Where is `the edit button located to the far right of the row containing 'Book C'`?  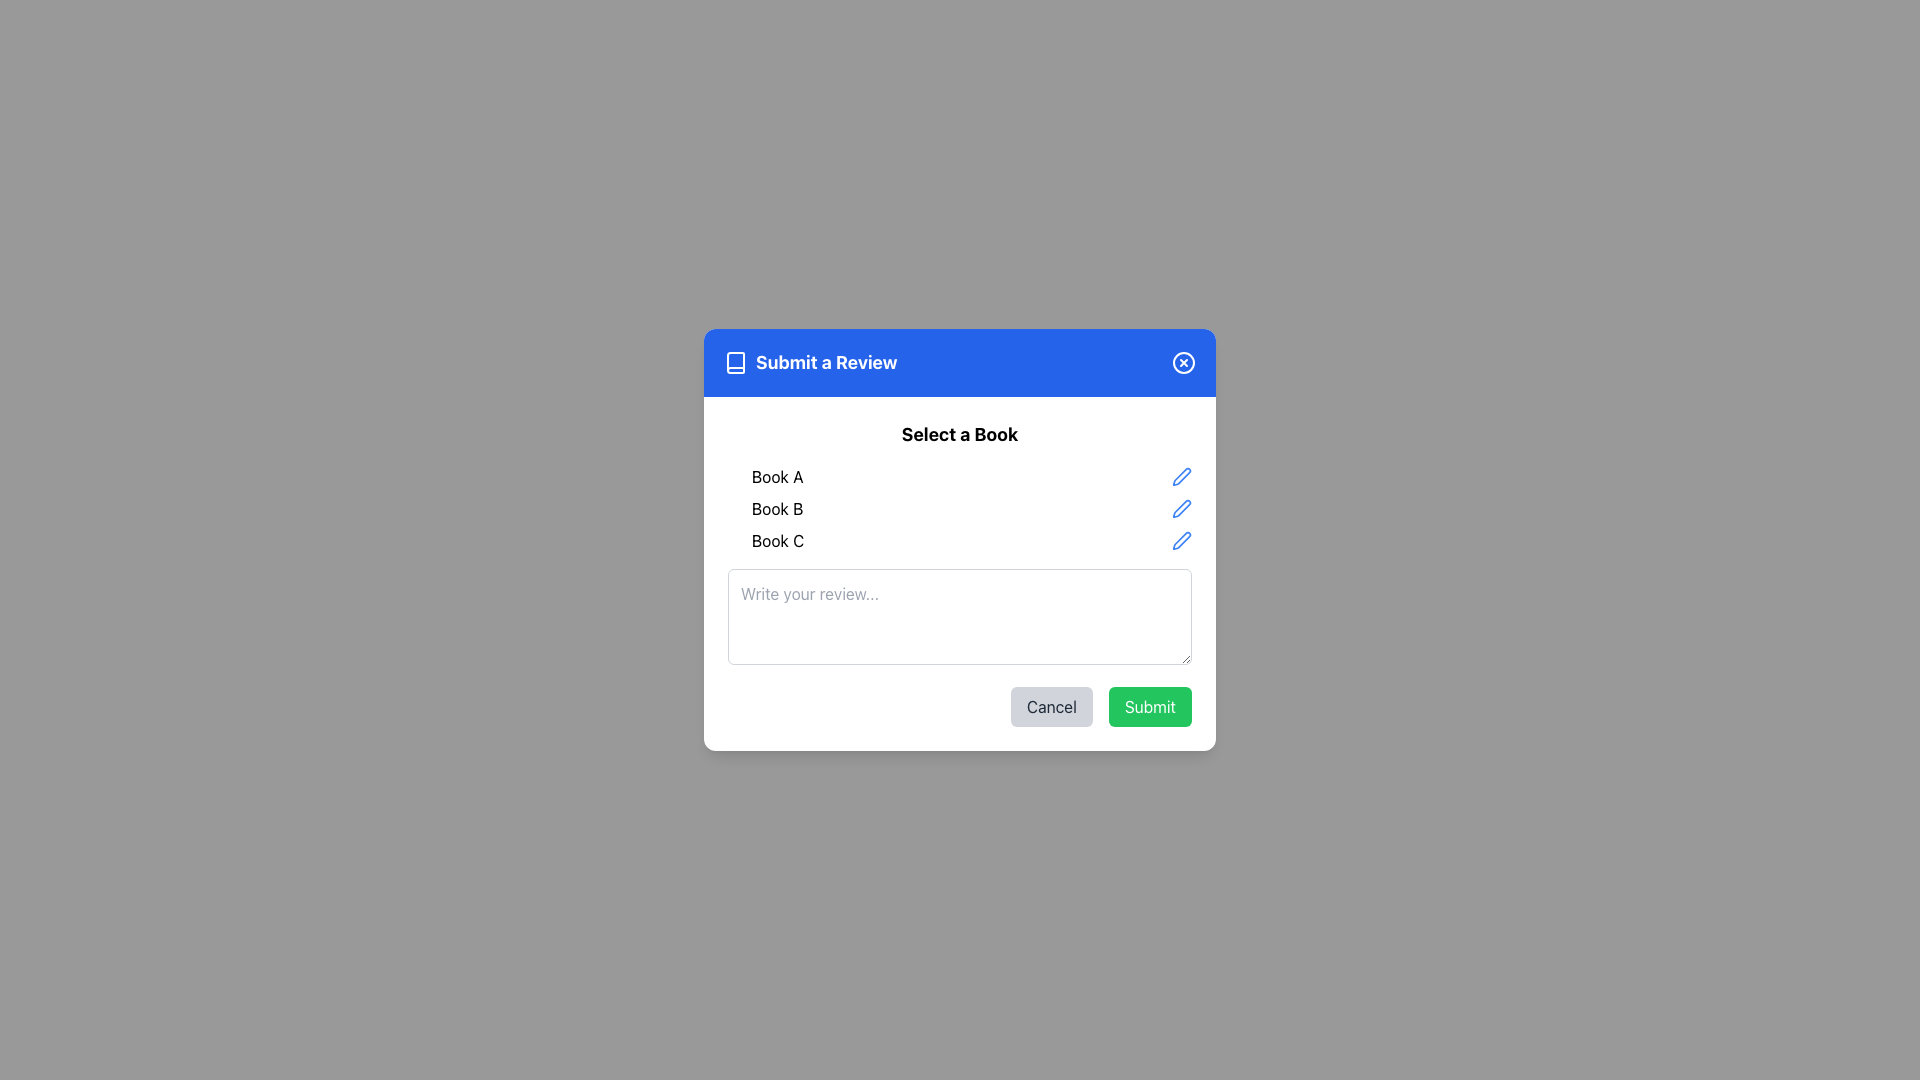
the edit button located to the far right of the row containing 'Book C' is located at coordinates (1181, 540).